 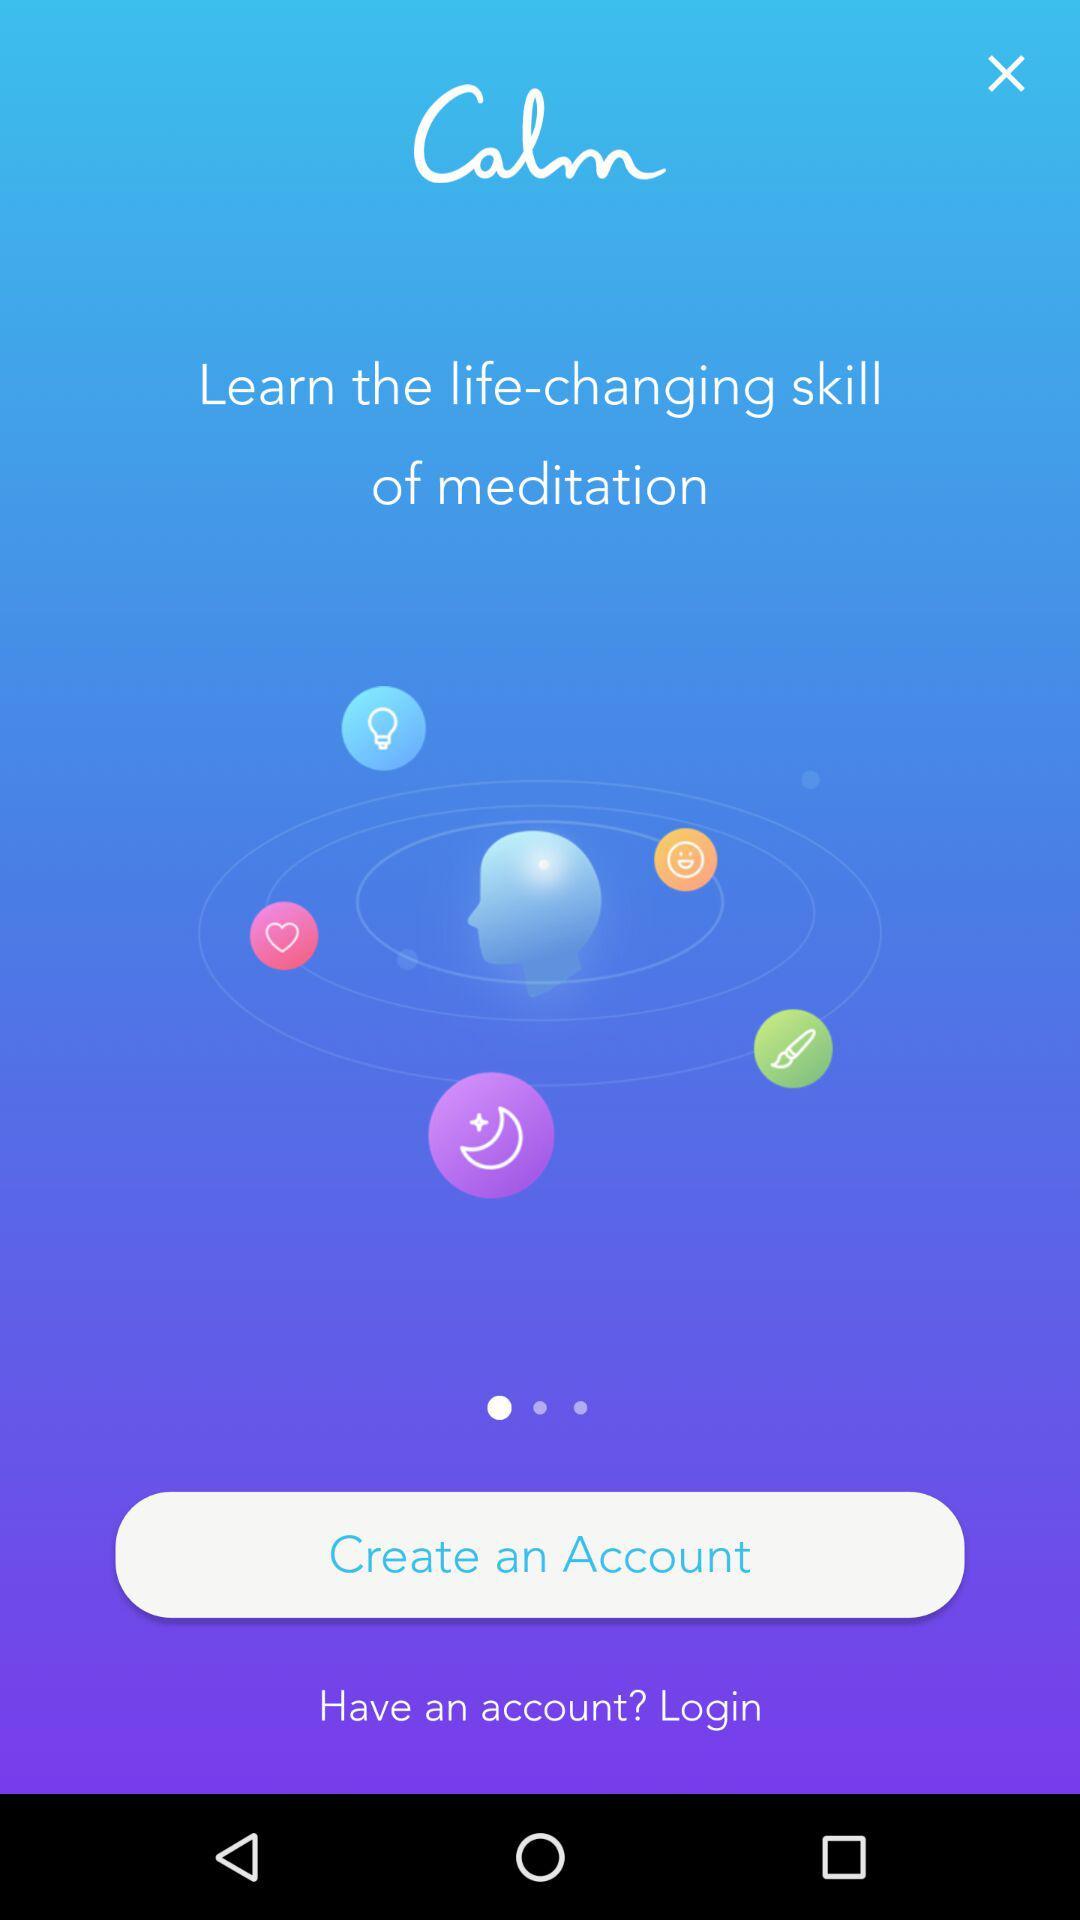 I want to click on close, so click(x=1006, y=73).